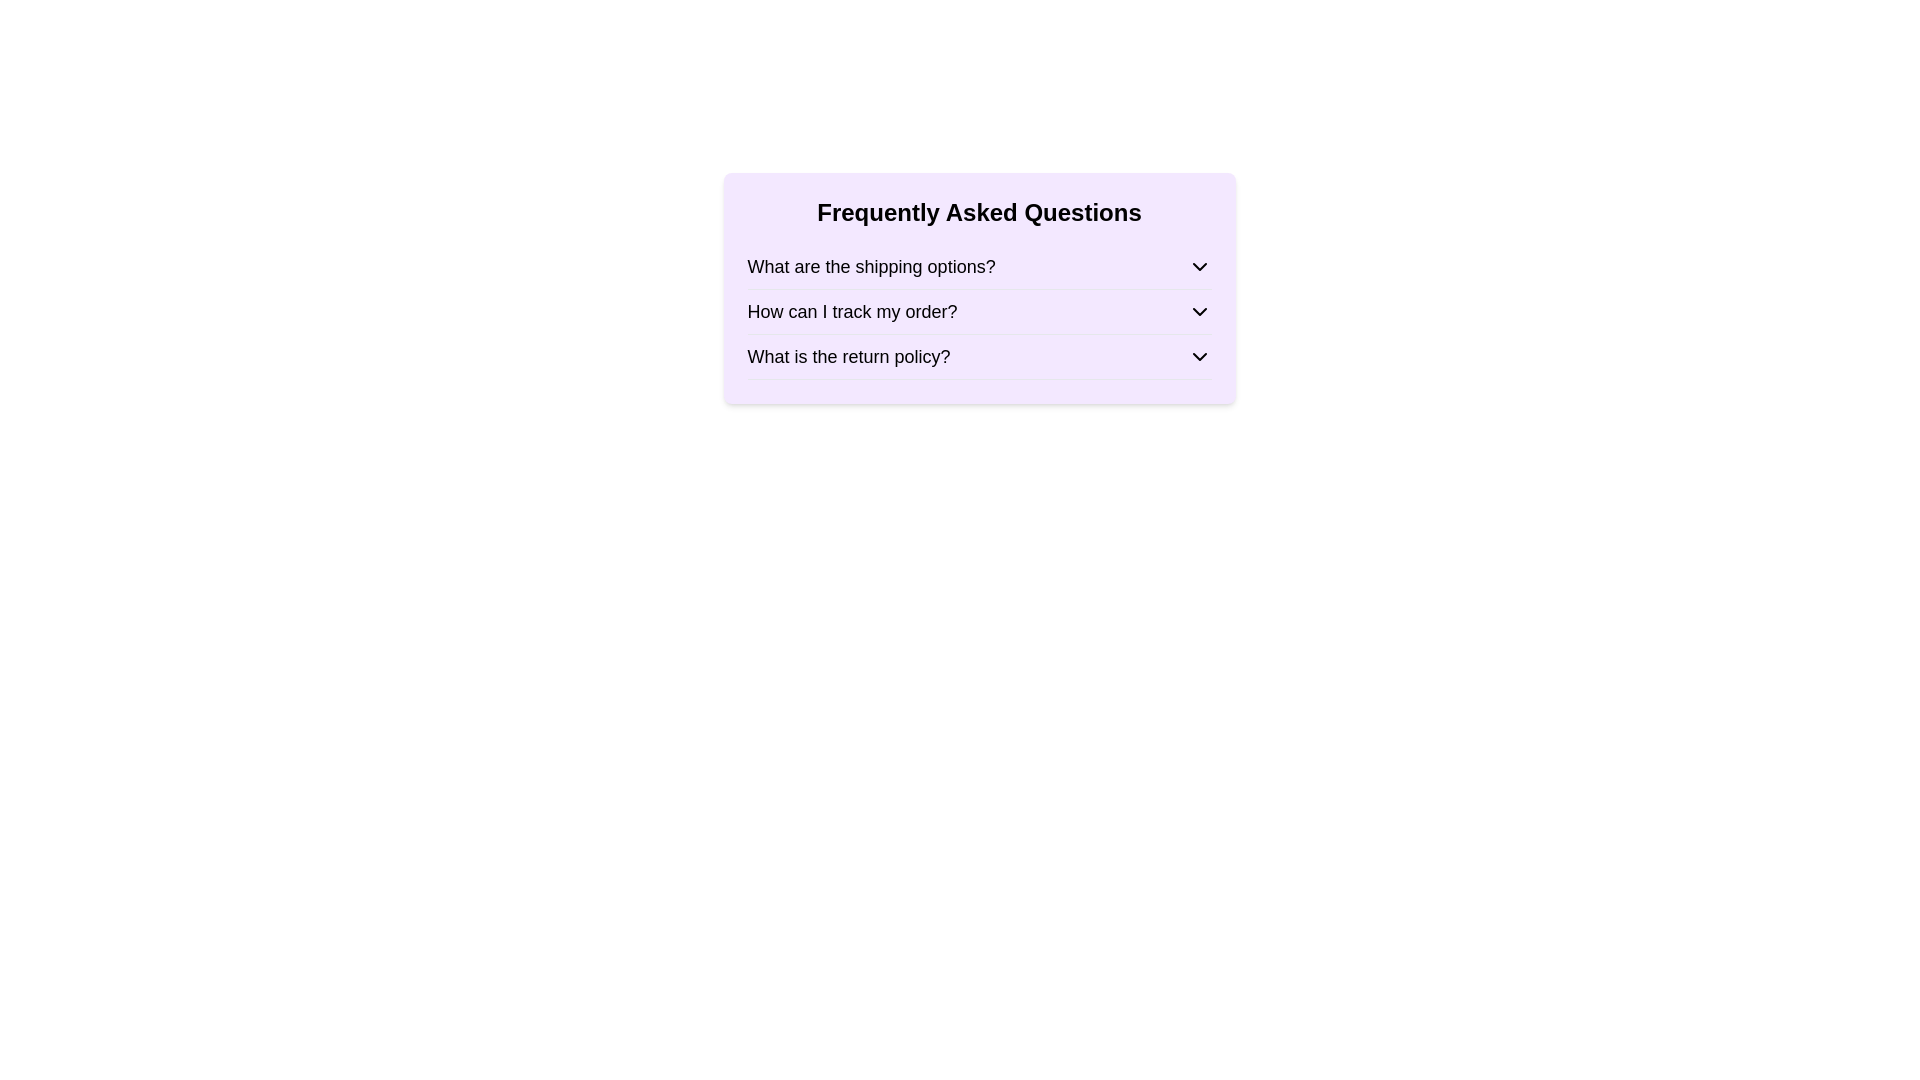 This screenshot has width=1920, height=1080. Describe the element at coordinates (979, 312) in the screenshot. I see `the Expandable FAQ item with the question 'How can I track my order?'` at that location.